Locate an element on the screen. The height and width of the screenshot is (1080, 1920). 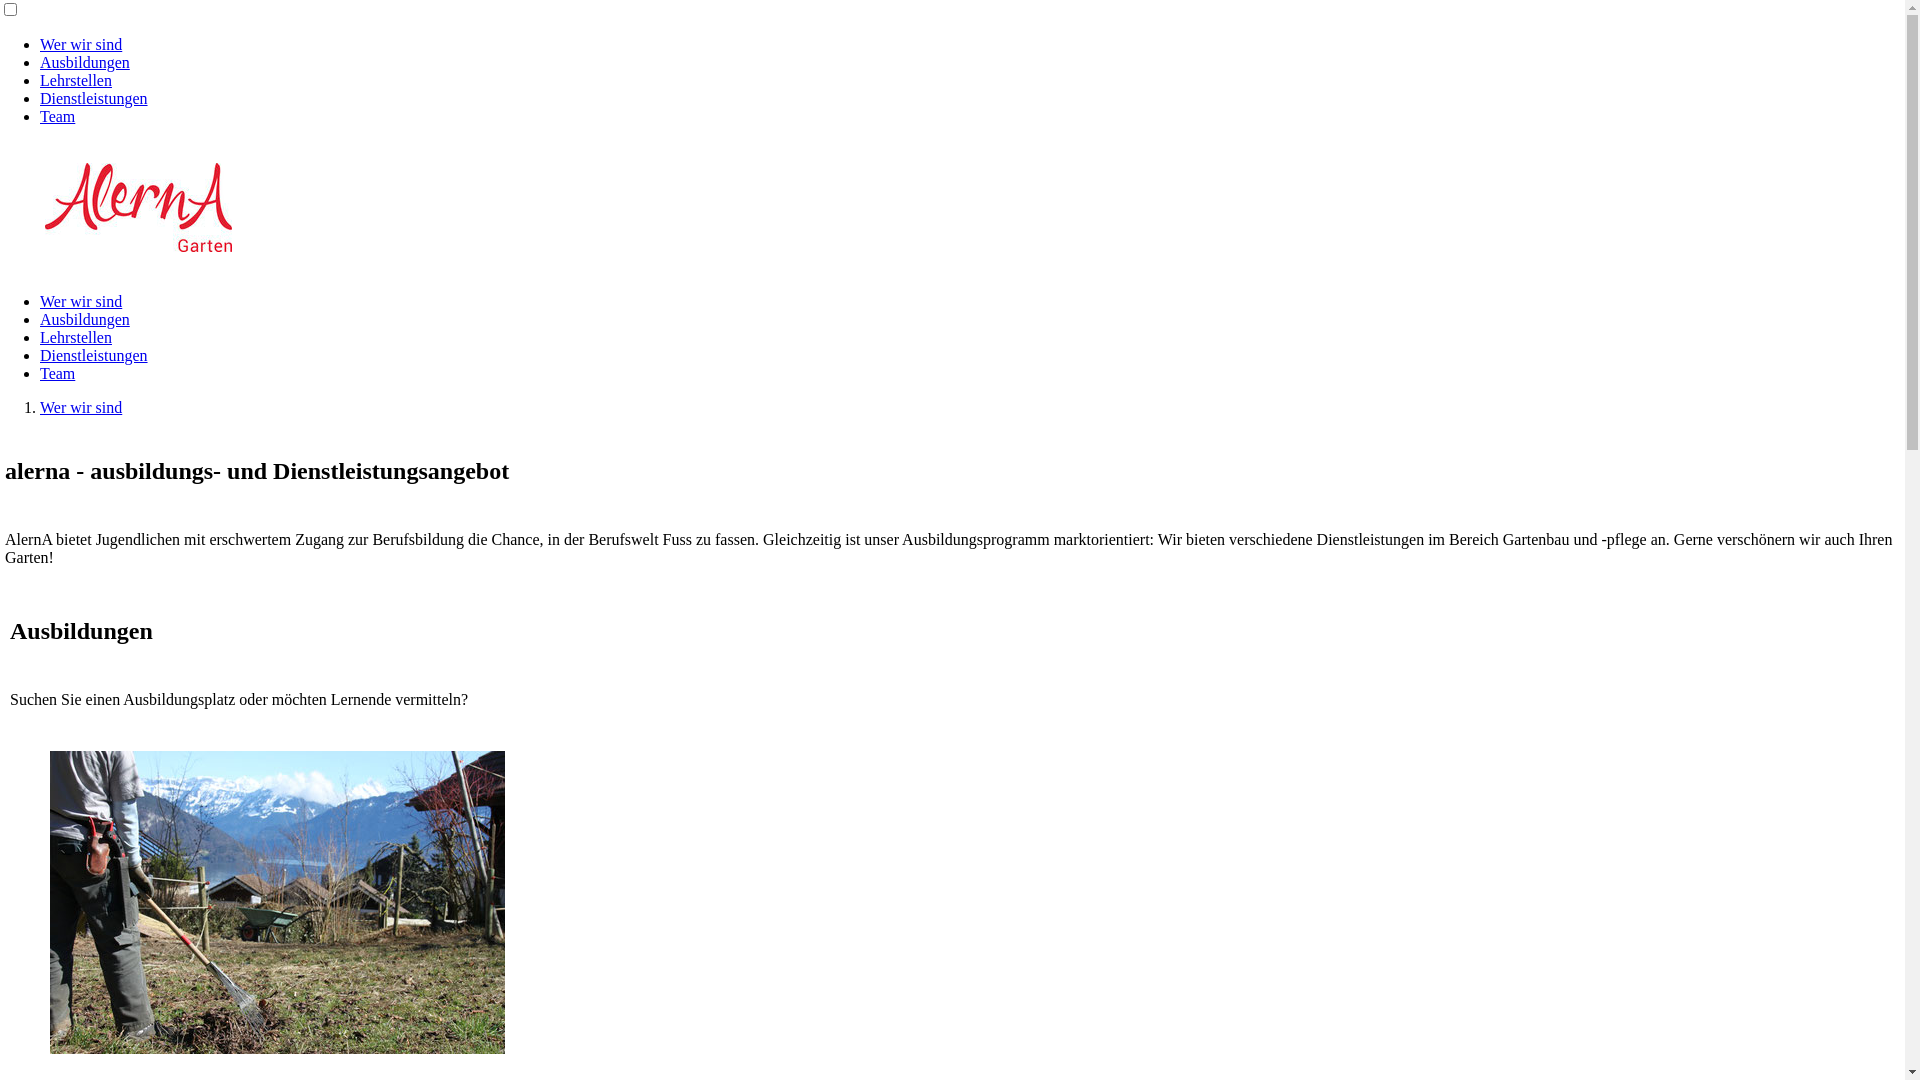
'Ausbildungen' is located at coordinates (84, 318).